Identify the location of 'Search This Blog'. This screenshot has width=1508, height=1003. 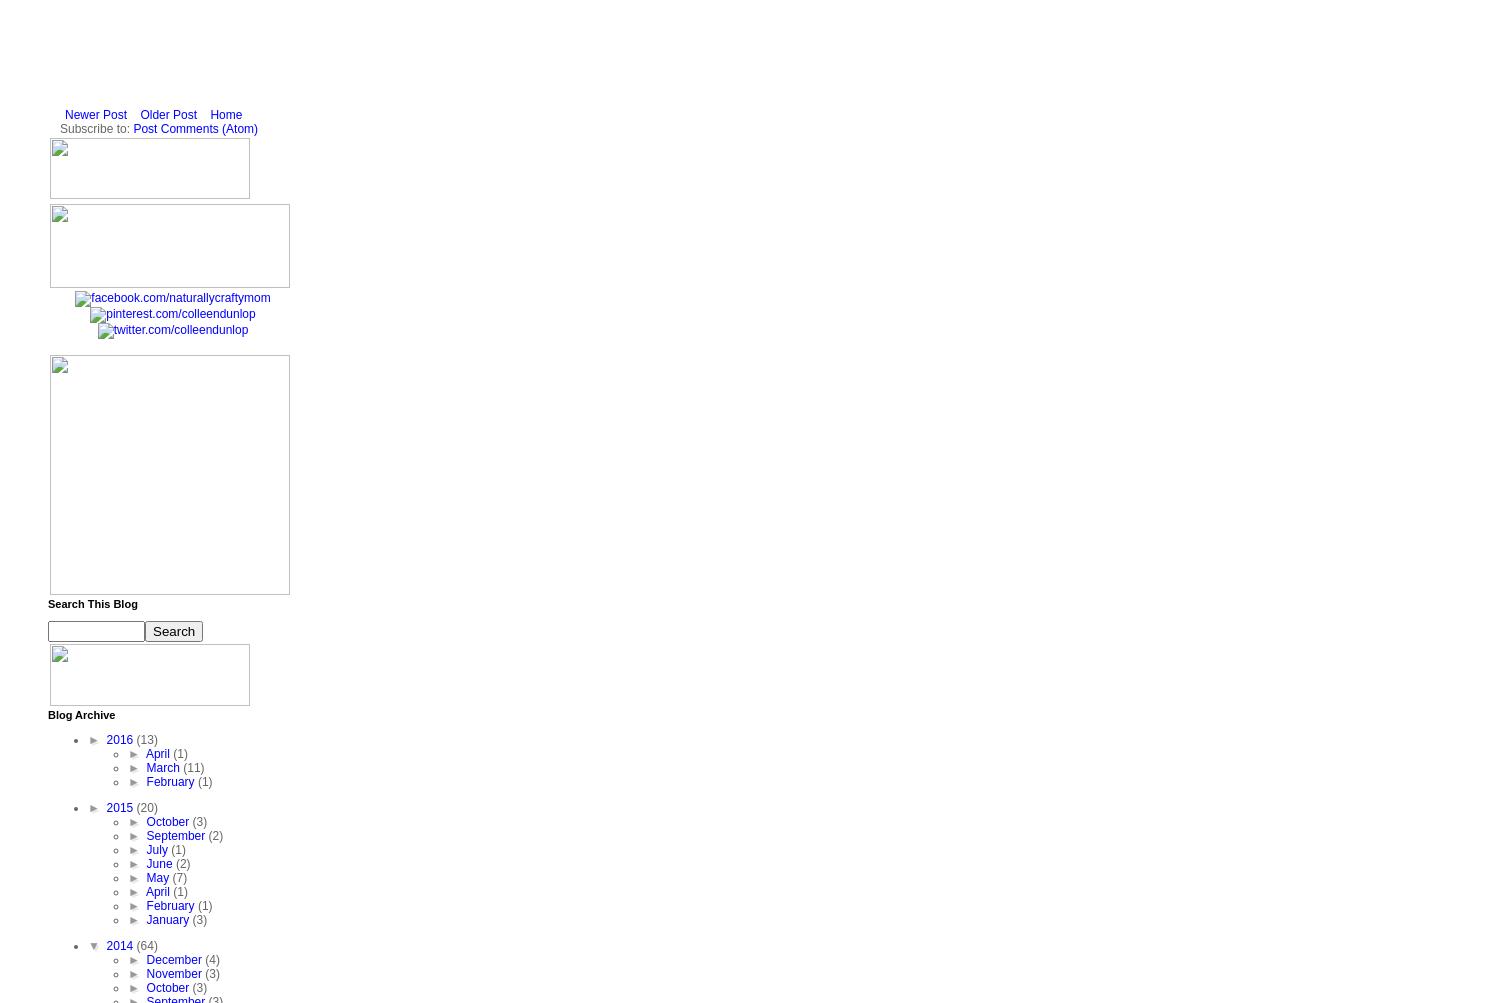
(92, 604).